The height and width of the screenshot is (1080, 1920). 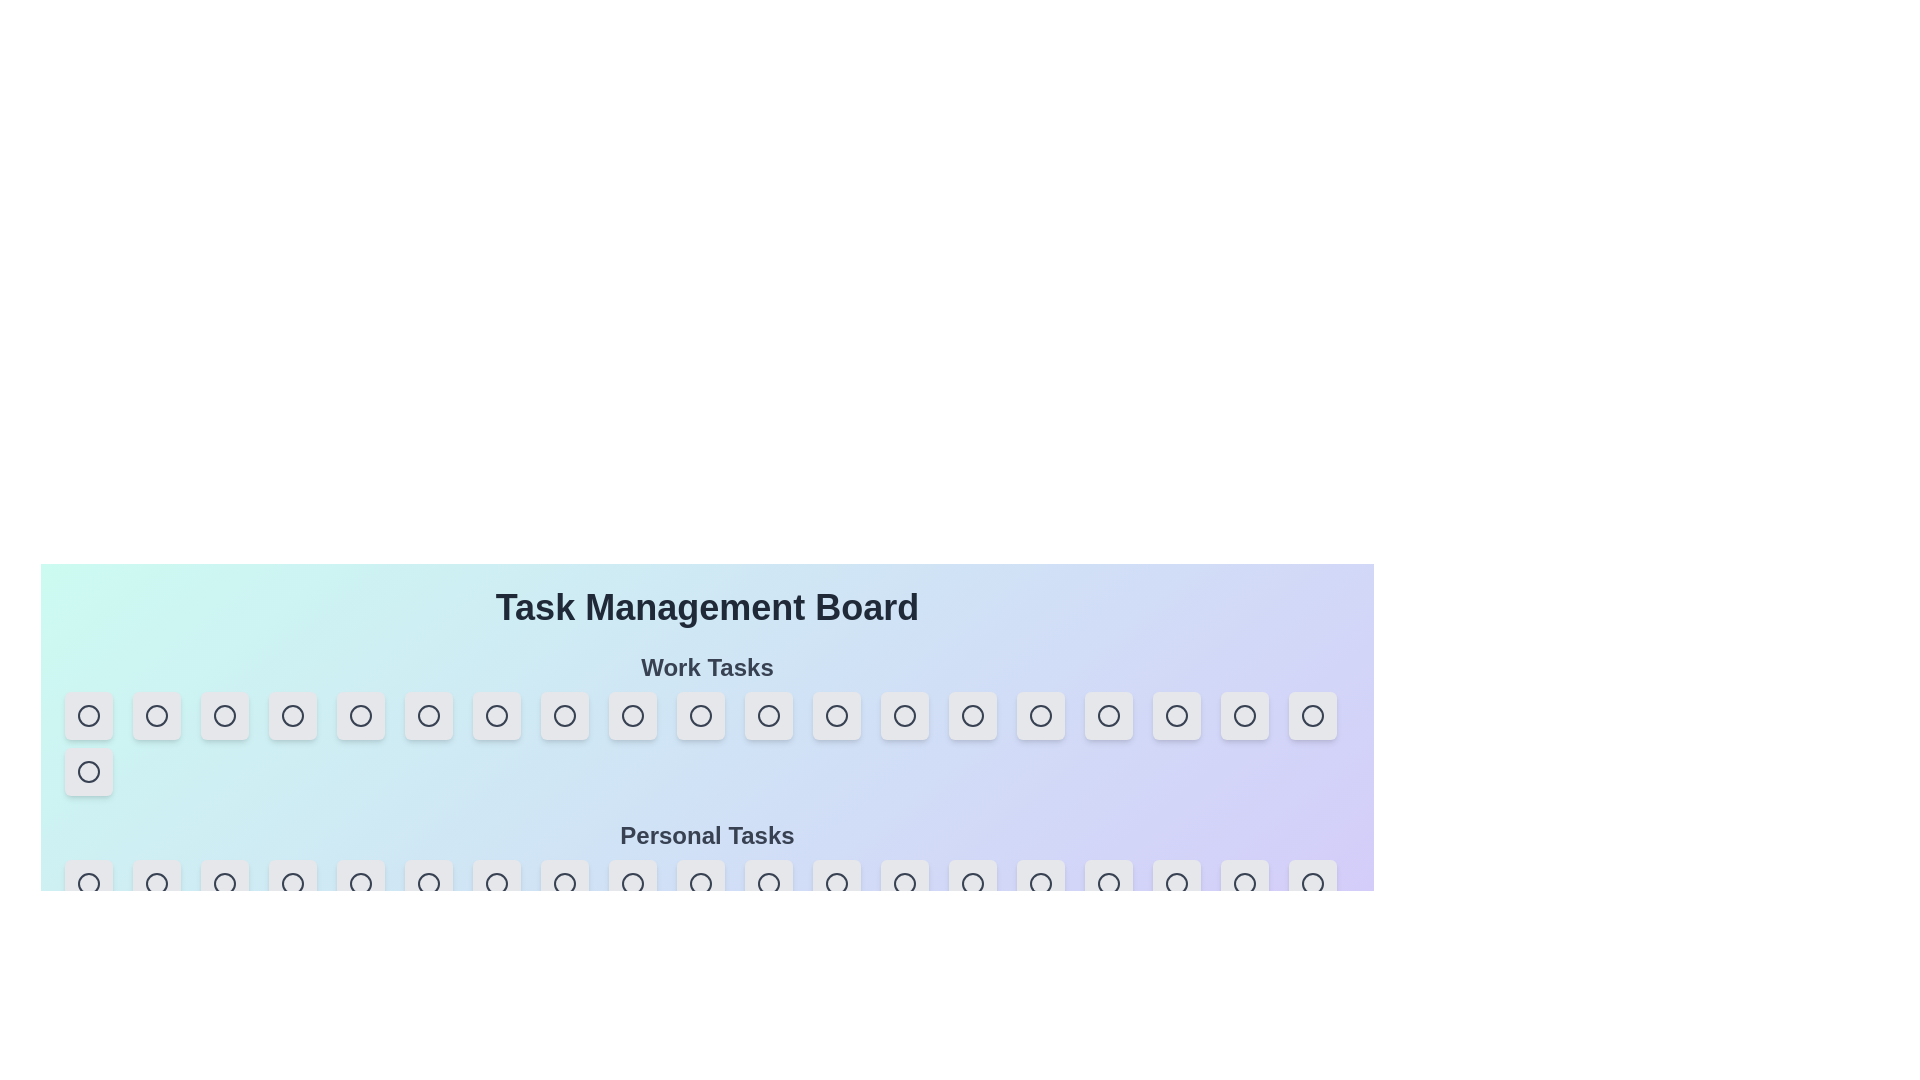 I want to click on the first task button in the 'Work Tasks' section, so click(x=88, y=715).